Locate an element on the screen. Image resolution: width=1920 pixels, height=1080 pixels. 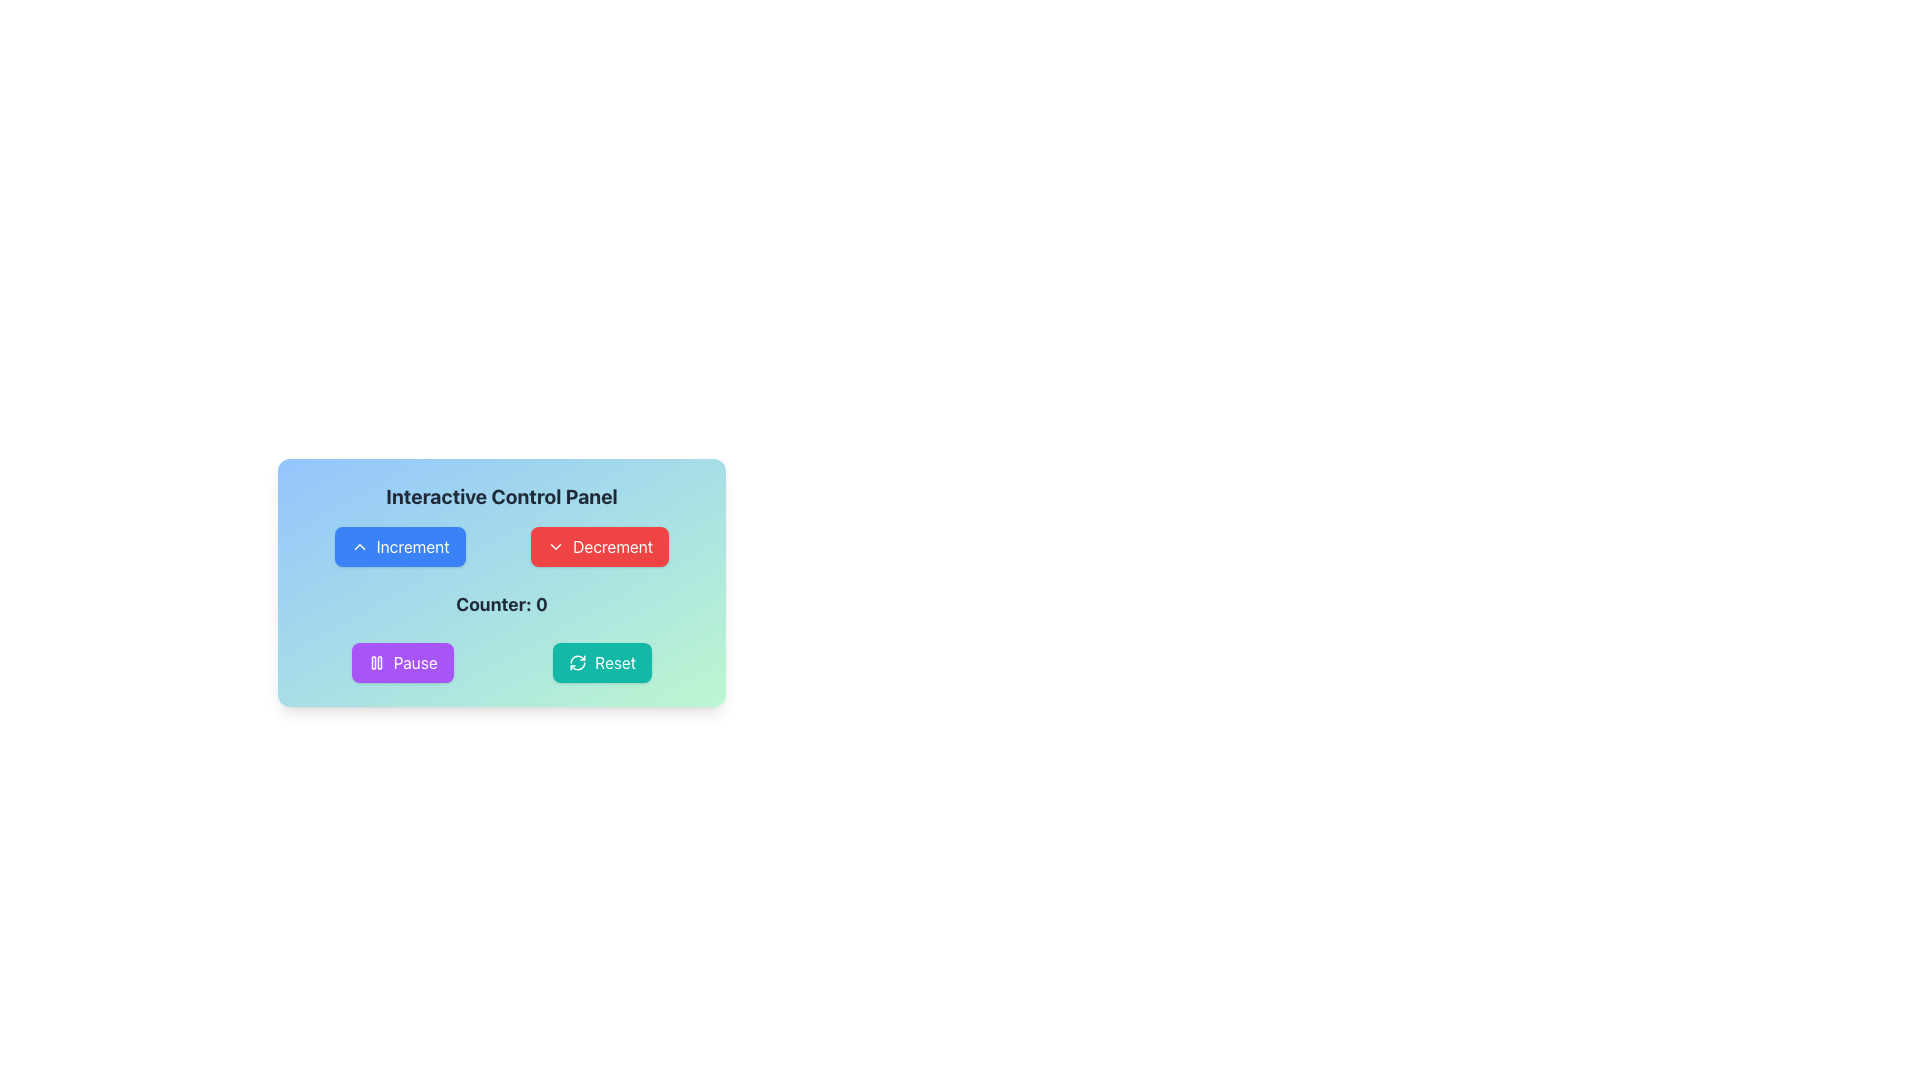
the left vertical bar of the pause icon, which is part of a purple button labeled 'Pause' on the interactive control panel is located at coordinates (373, 663).